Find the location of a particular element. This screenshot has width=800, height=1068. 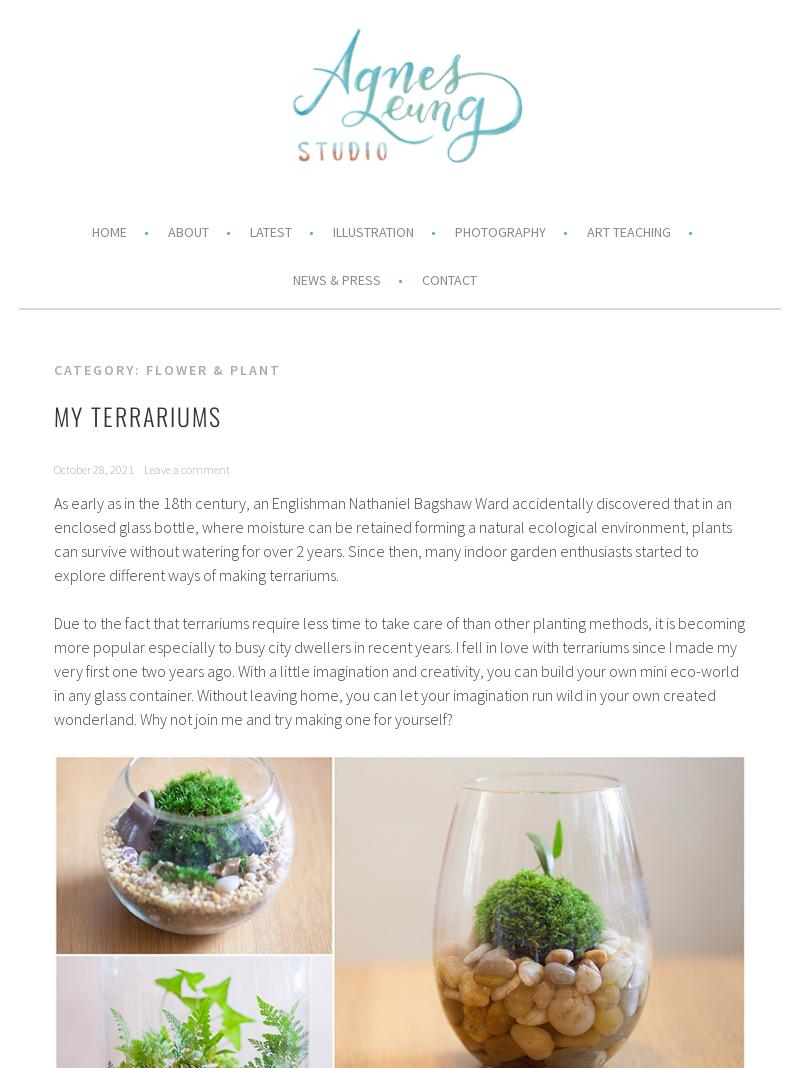

'Home' is located at coordinates (107, 231).